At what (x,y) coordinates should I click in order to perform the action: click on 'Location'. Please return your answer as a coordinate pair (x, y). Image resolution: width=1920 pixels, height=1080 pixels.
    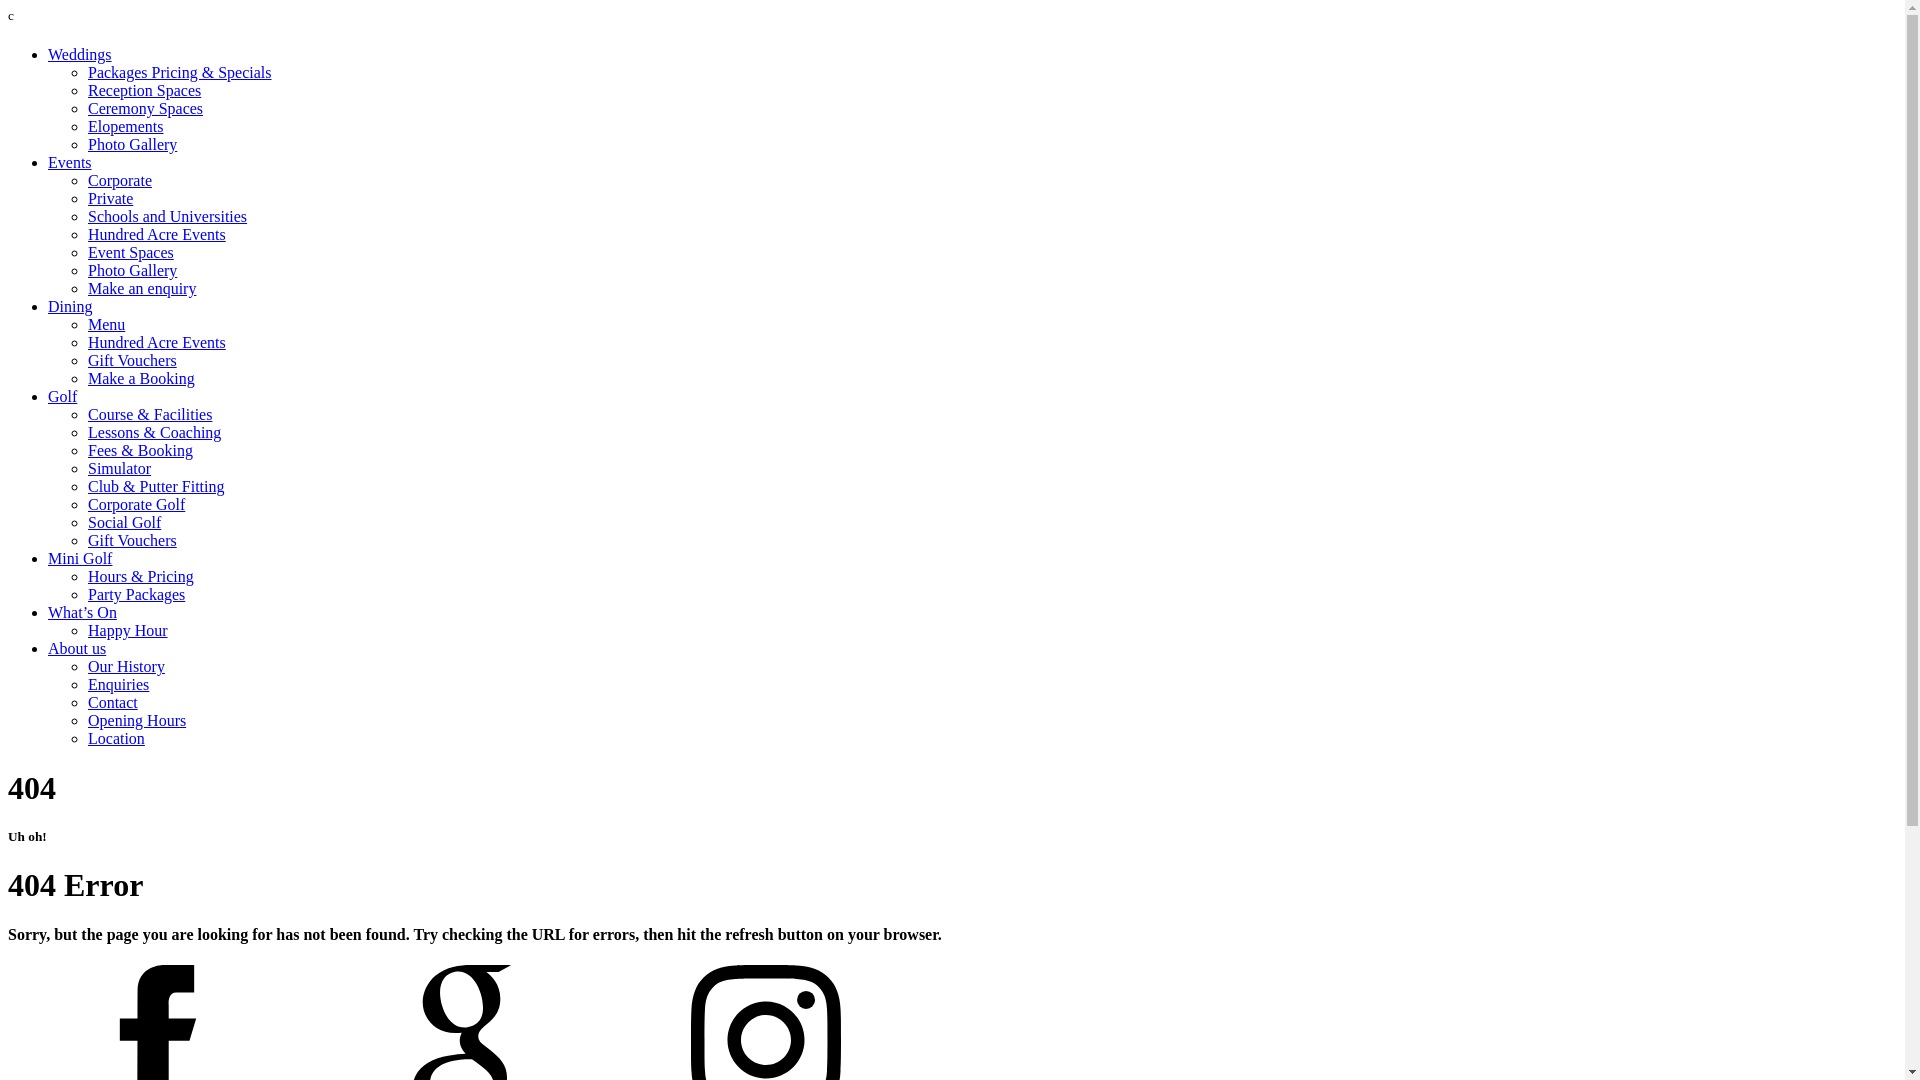
    Looking at the image, I should click on (115, 738).